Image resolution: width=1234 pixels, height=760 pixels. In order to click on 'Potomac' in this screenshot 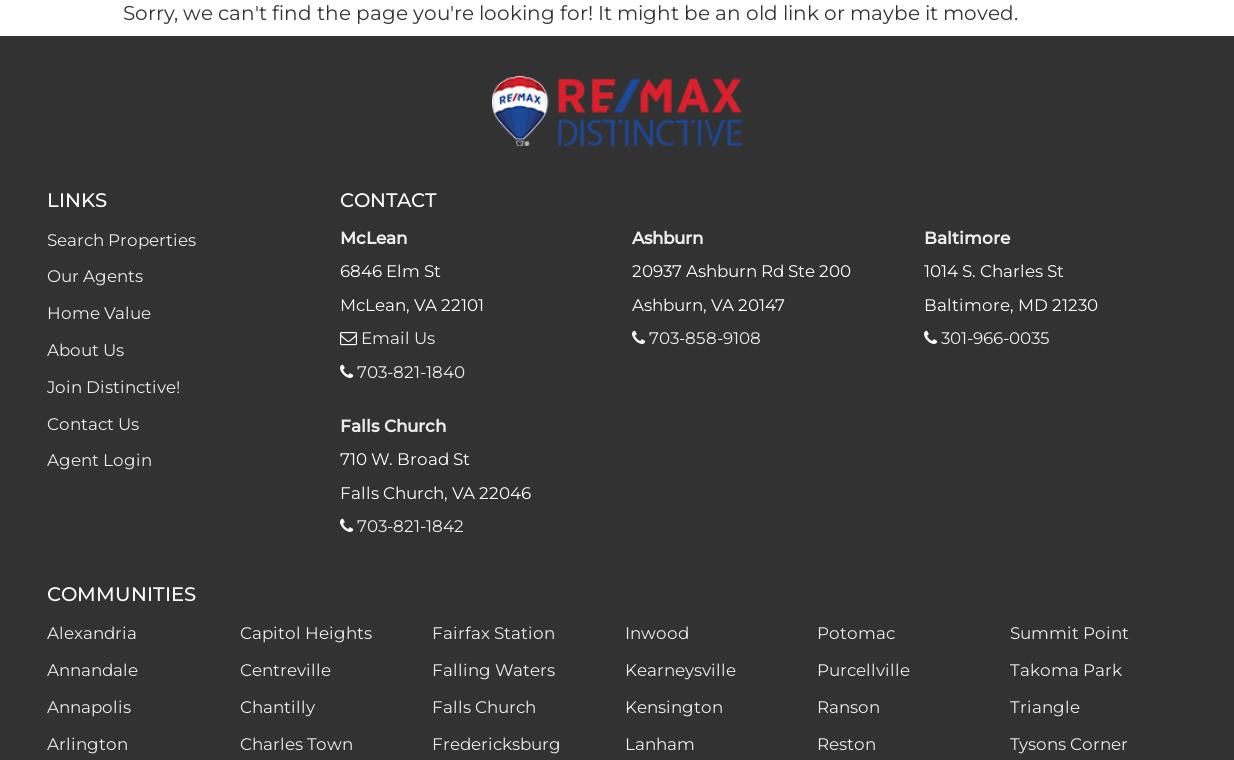, I will do `click(816, 632)`.